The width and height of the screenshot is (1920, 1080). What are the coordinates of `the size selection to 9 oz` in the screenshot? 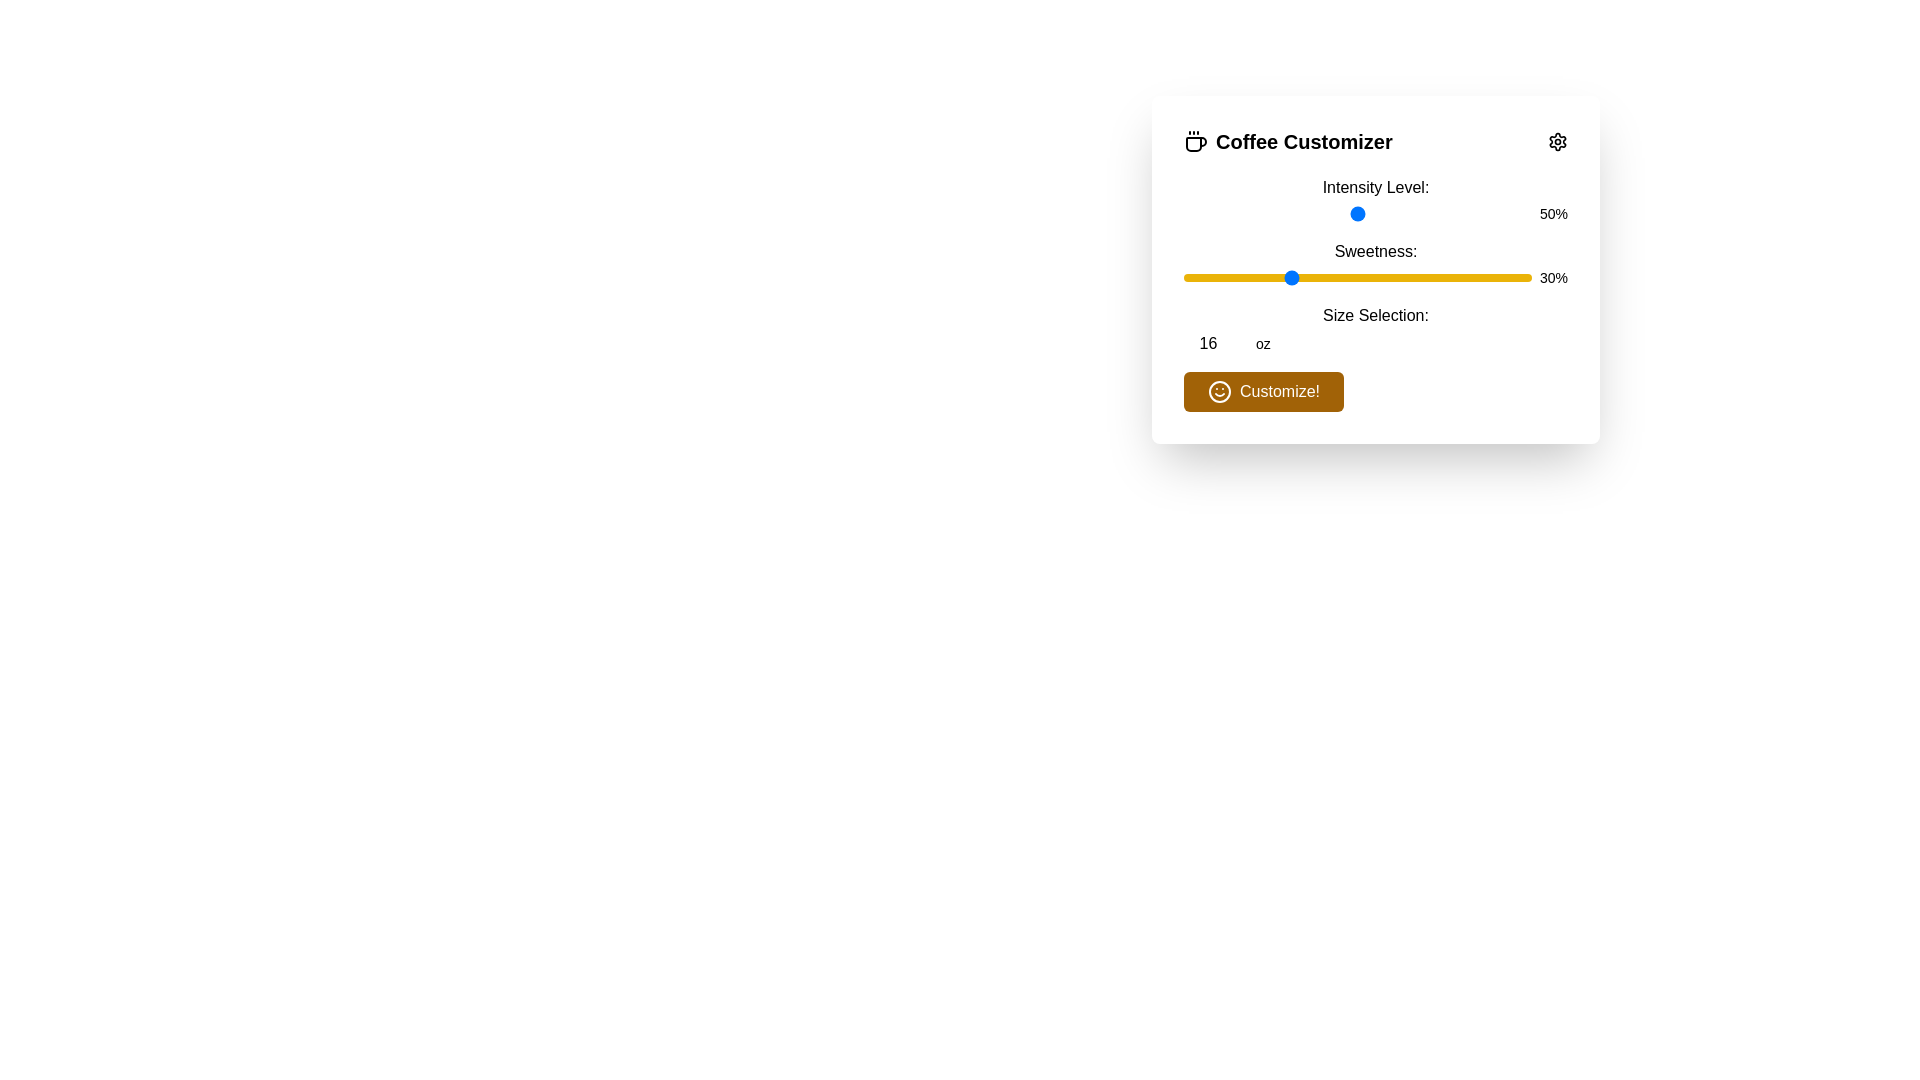 It's located at (1214, 342).